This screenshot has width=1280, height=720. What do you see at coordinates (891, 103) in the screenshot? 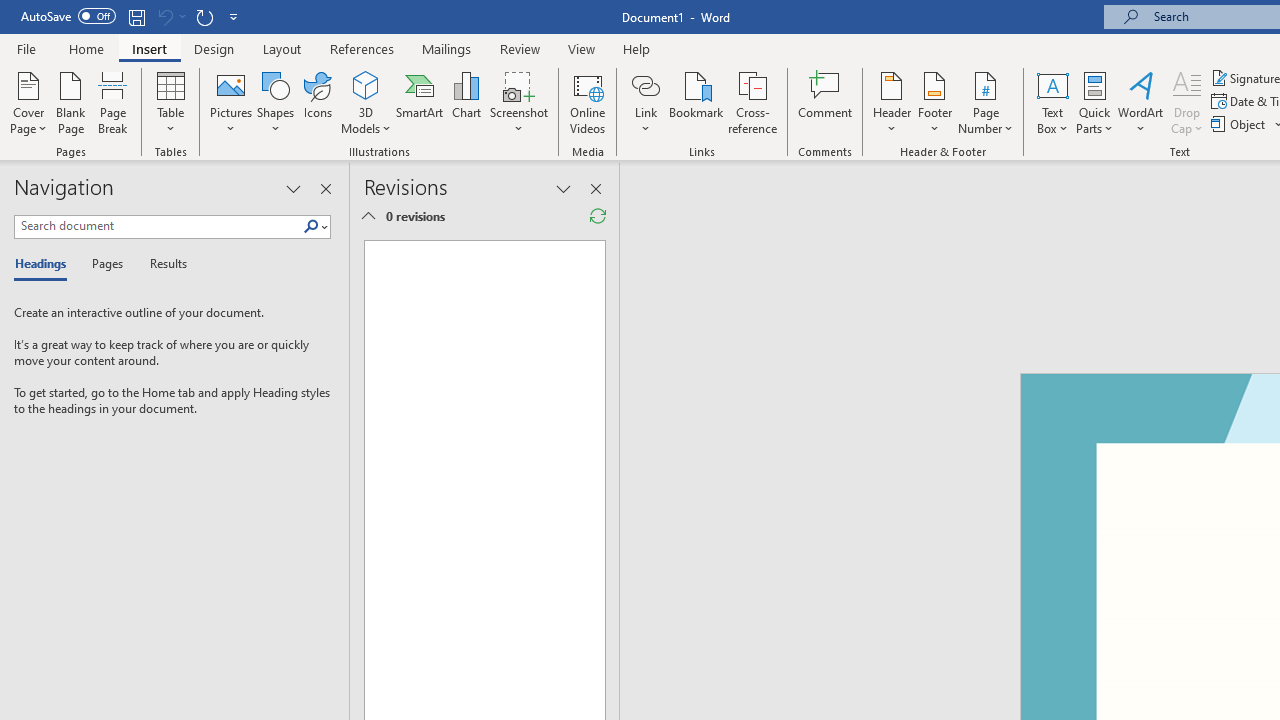
I see `'Header'` at bounding box center [891, 103].